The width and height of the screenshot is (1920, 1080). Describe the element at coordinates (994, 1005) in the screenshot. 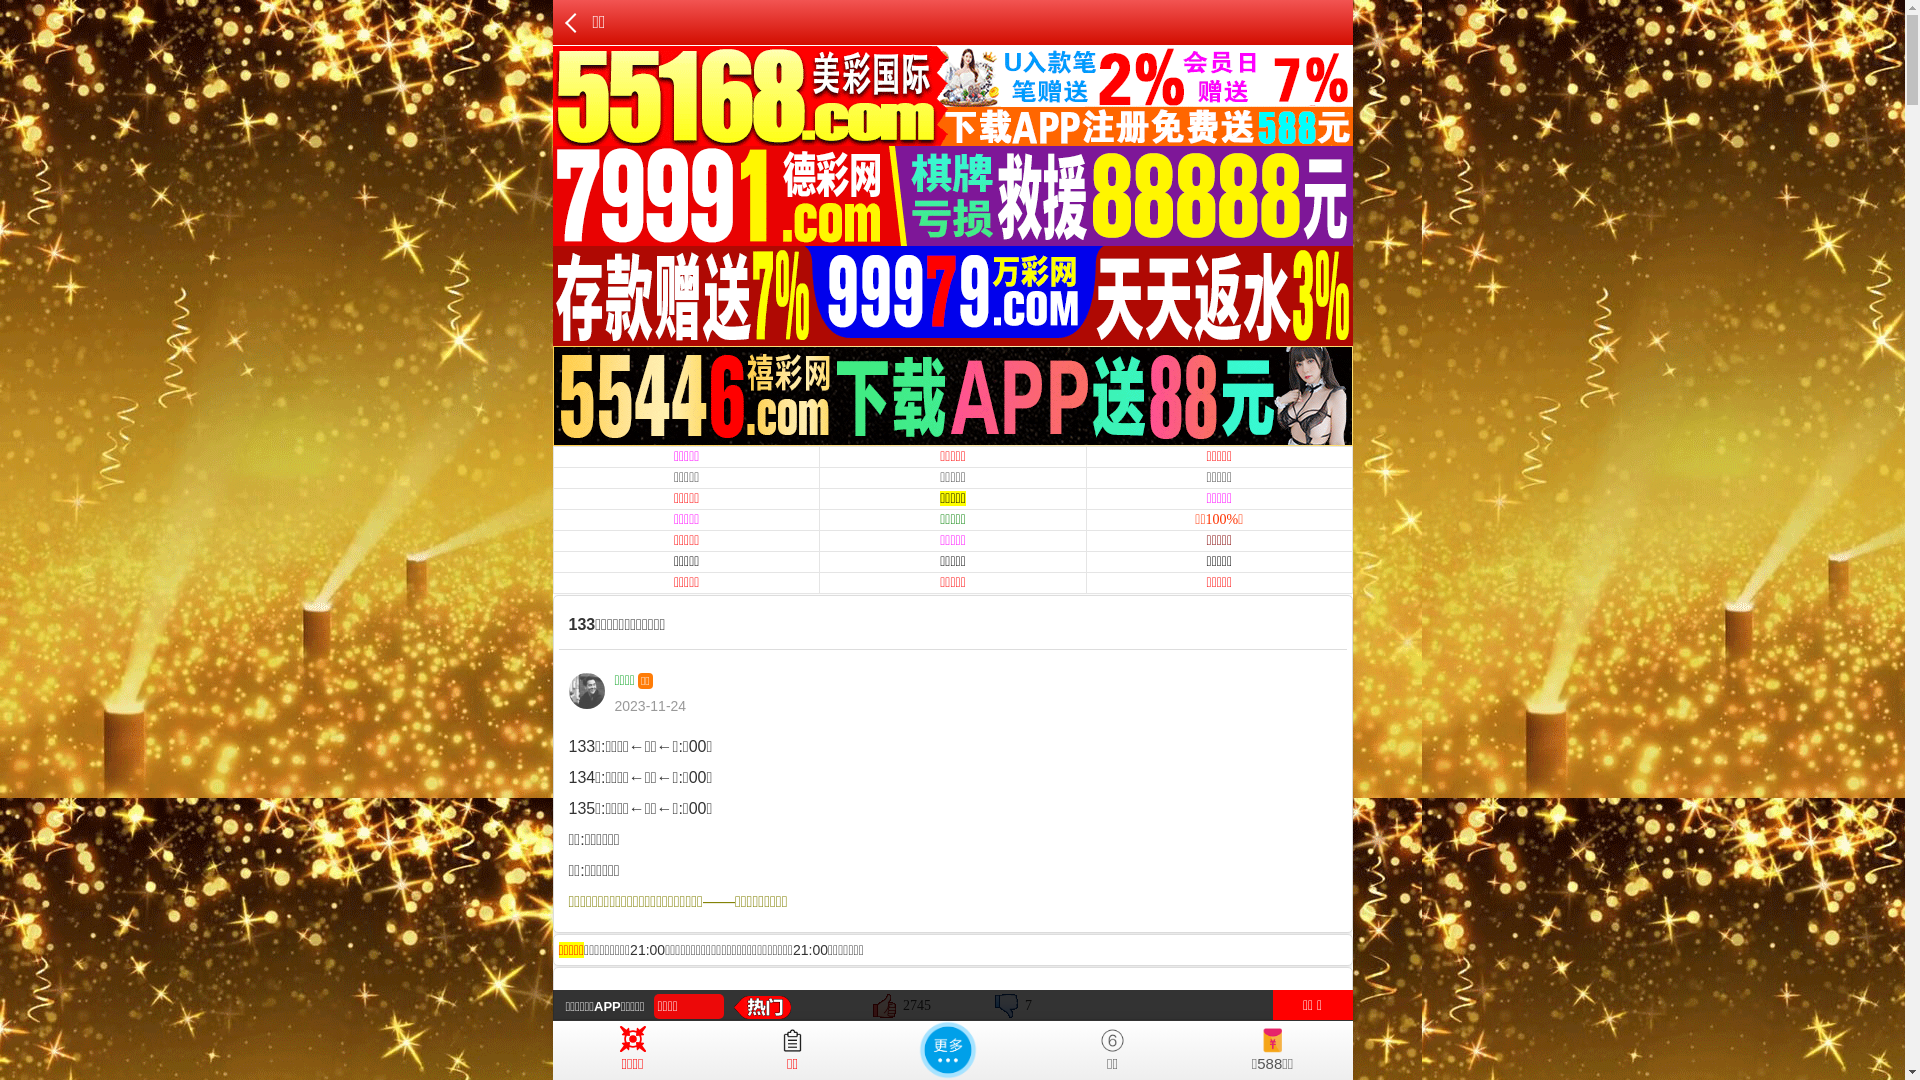

I see `'7'` at that location.